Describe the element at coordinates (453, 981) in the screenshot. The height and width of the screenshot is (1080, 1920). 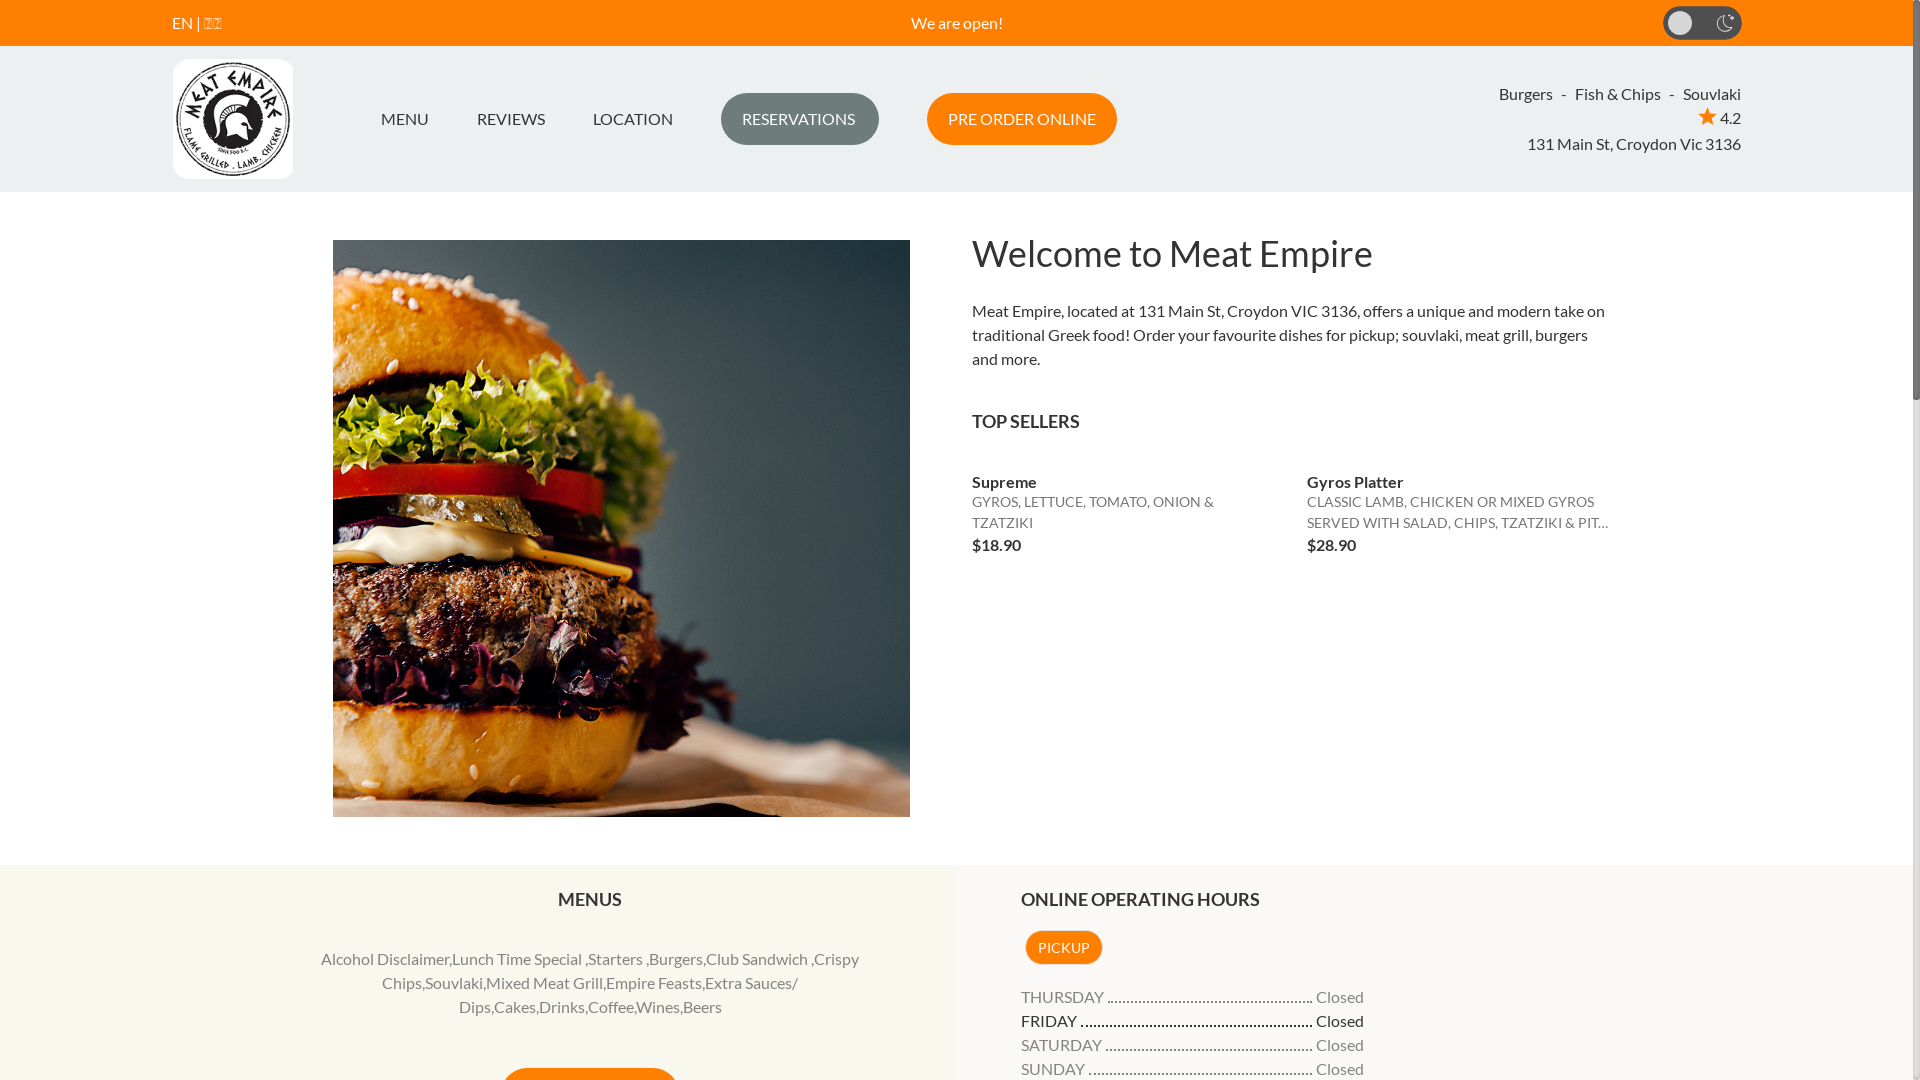
I see `'Souvlaki'` at that location.